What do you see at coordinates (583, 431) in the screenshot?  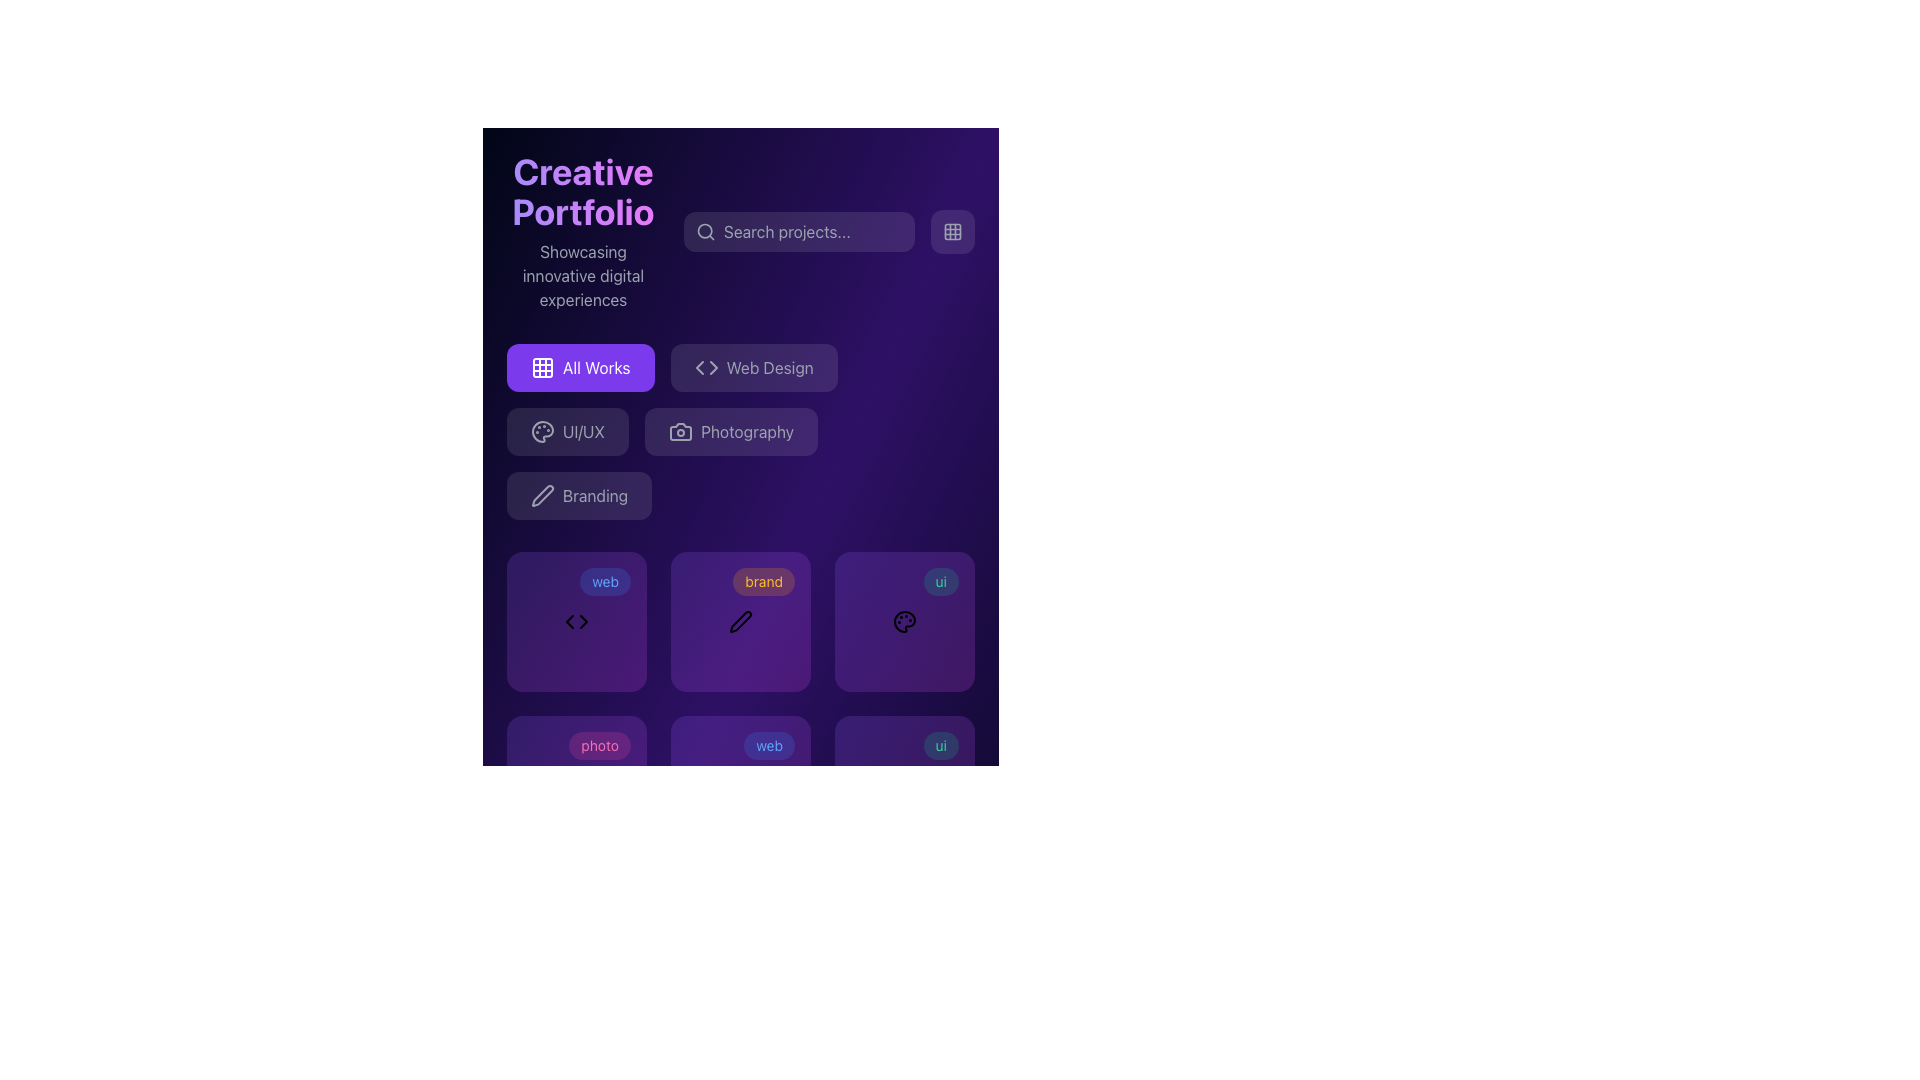 I see `the 'UI/UX' text label, which is styled in bold sans-serif font and light gray color` at bounding box center [583, 431].